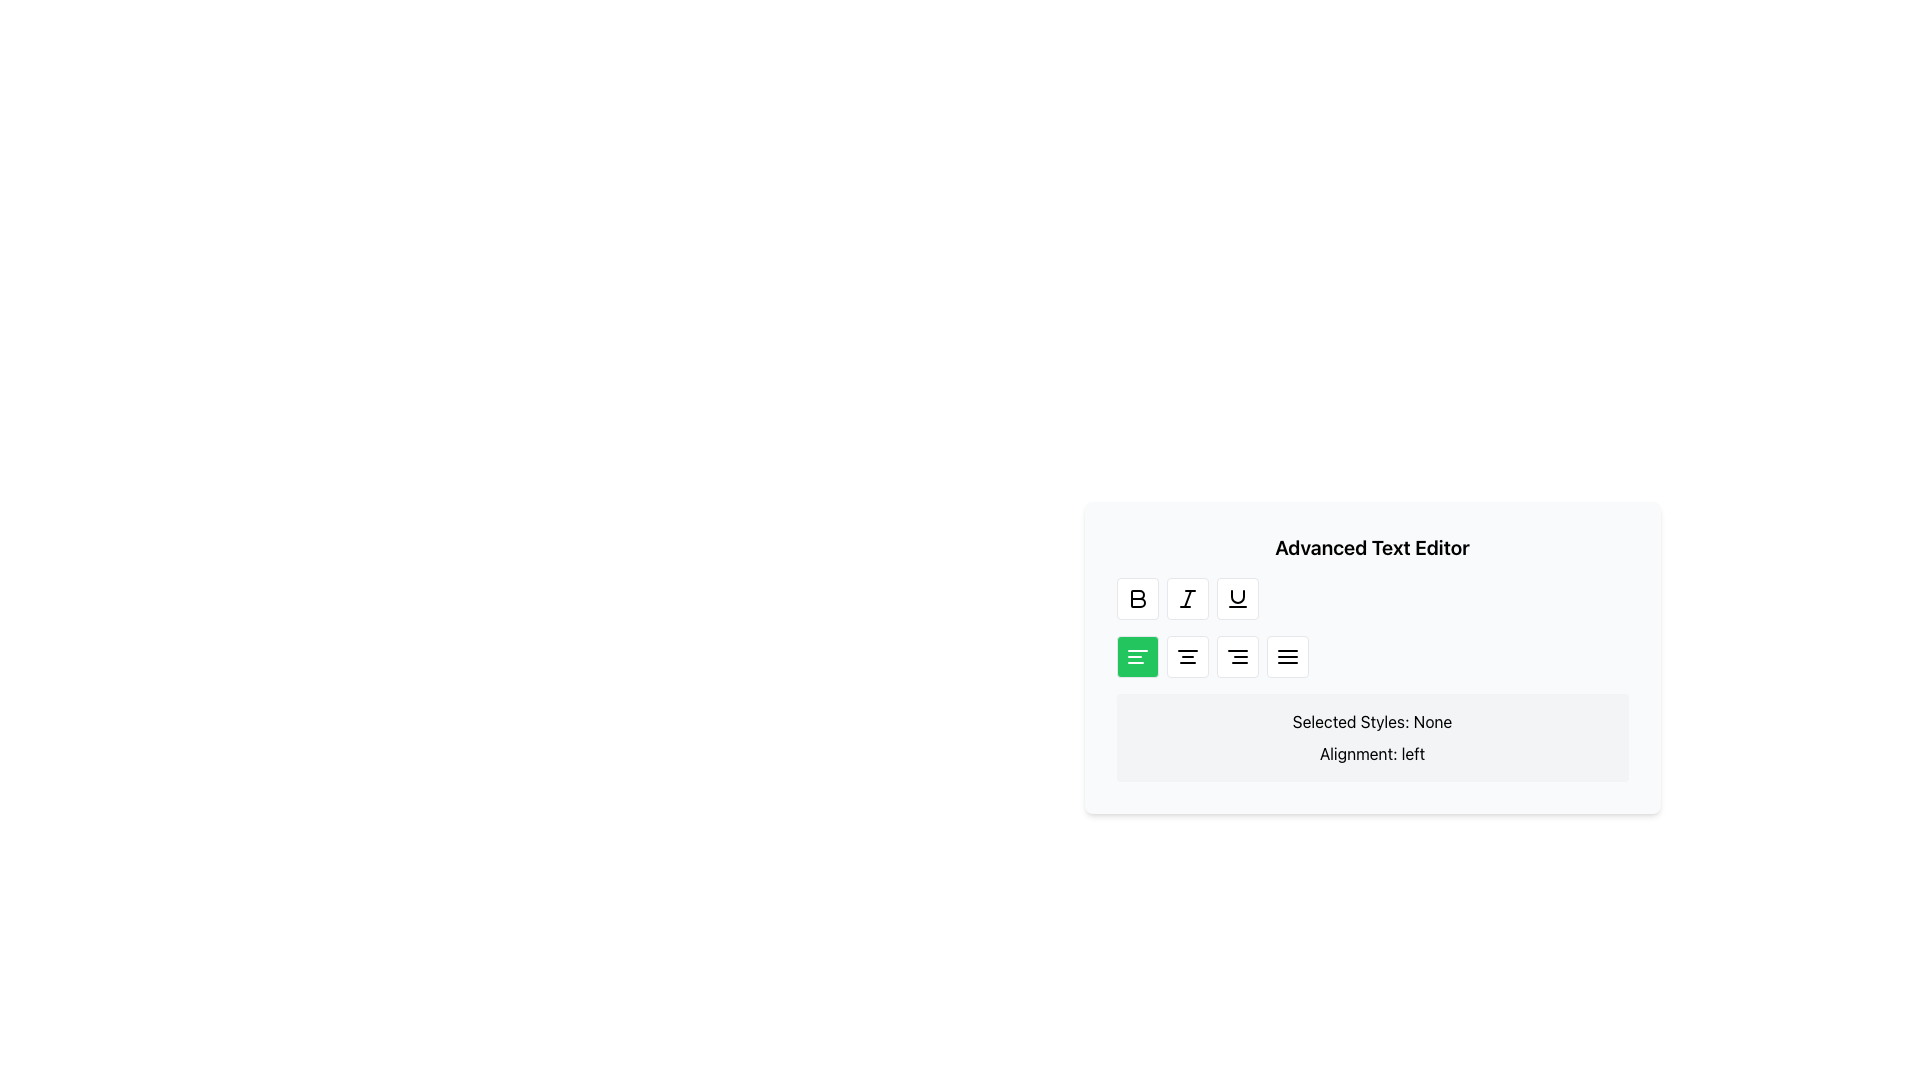 The width and height of the screenshot is (1920, 1080). What do you see at coordinates (1137, 656) in the screenshot?
I see `the leftmost alignment button in the horizontal group of four alignment buttons in the text editor for keyboard navigation` at bounding box center [1137, 656].